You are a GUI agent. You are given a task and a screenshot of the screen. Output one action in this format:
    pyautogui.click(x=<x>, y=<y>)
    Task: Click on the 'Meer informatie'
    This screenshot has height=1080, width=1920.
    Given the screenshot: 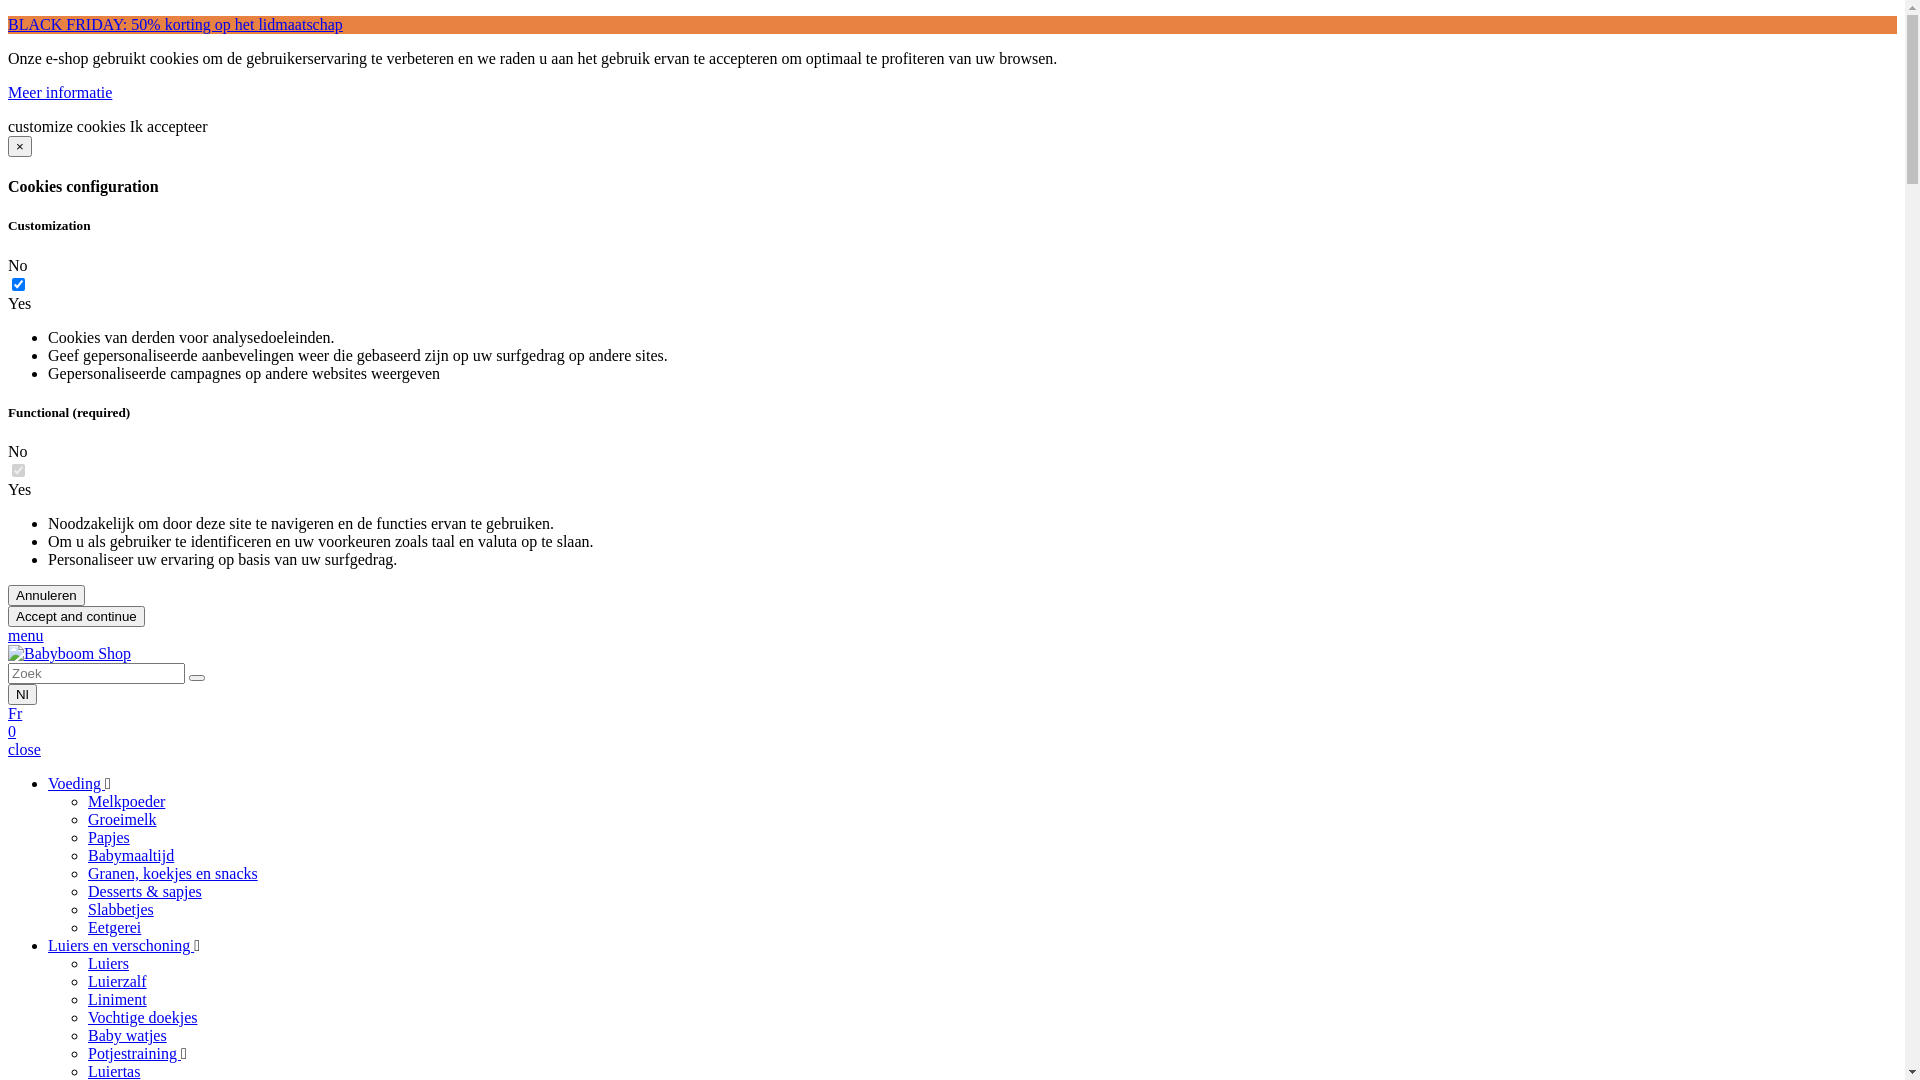 What is the action you would take?
    pyautogui.click(x=59, y=92)
    